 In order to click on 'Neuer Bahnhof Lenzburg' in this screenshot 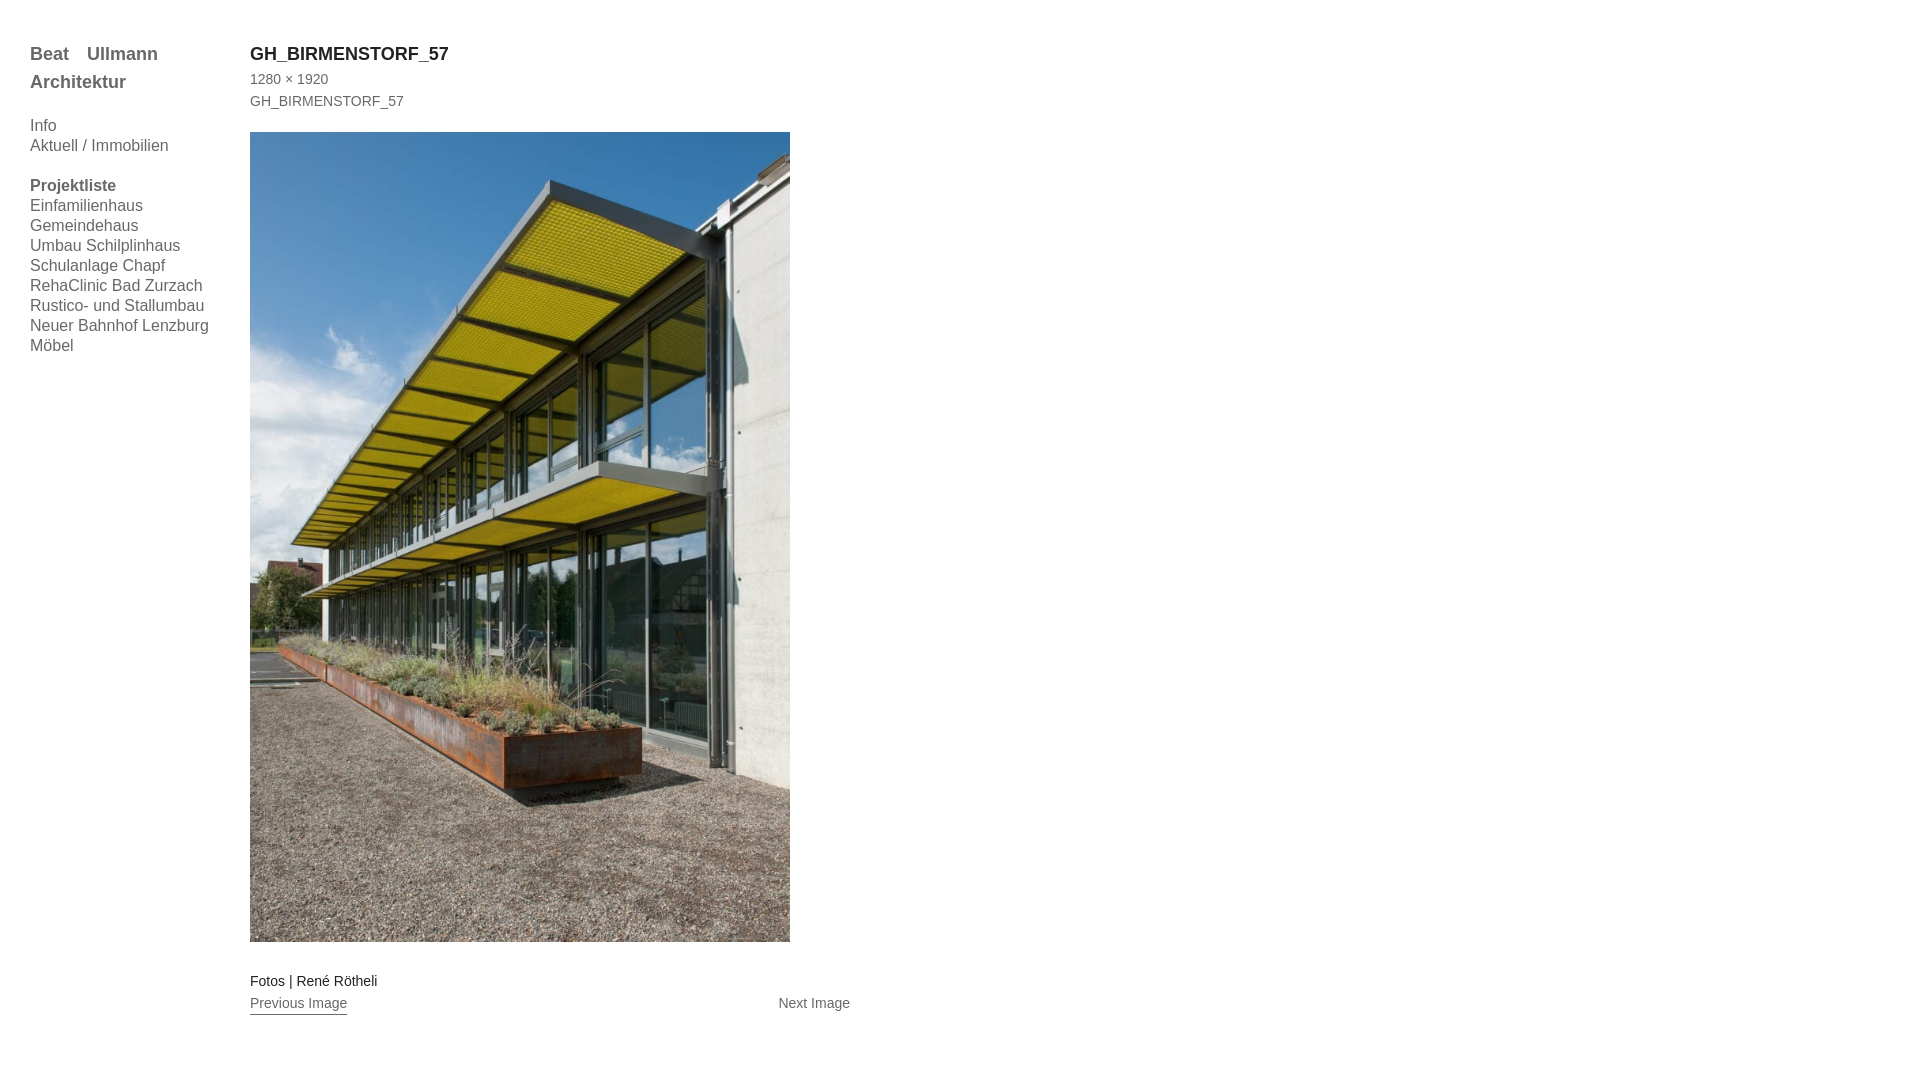, I will do `click(29, 324)`.